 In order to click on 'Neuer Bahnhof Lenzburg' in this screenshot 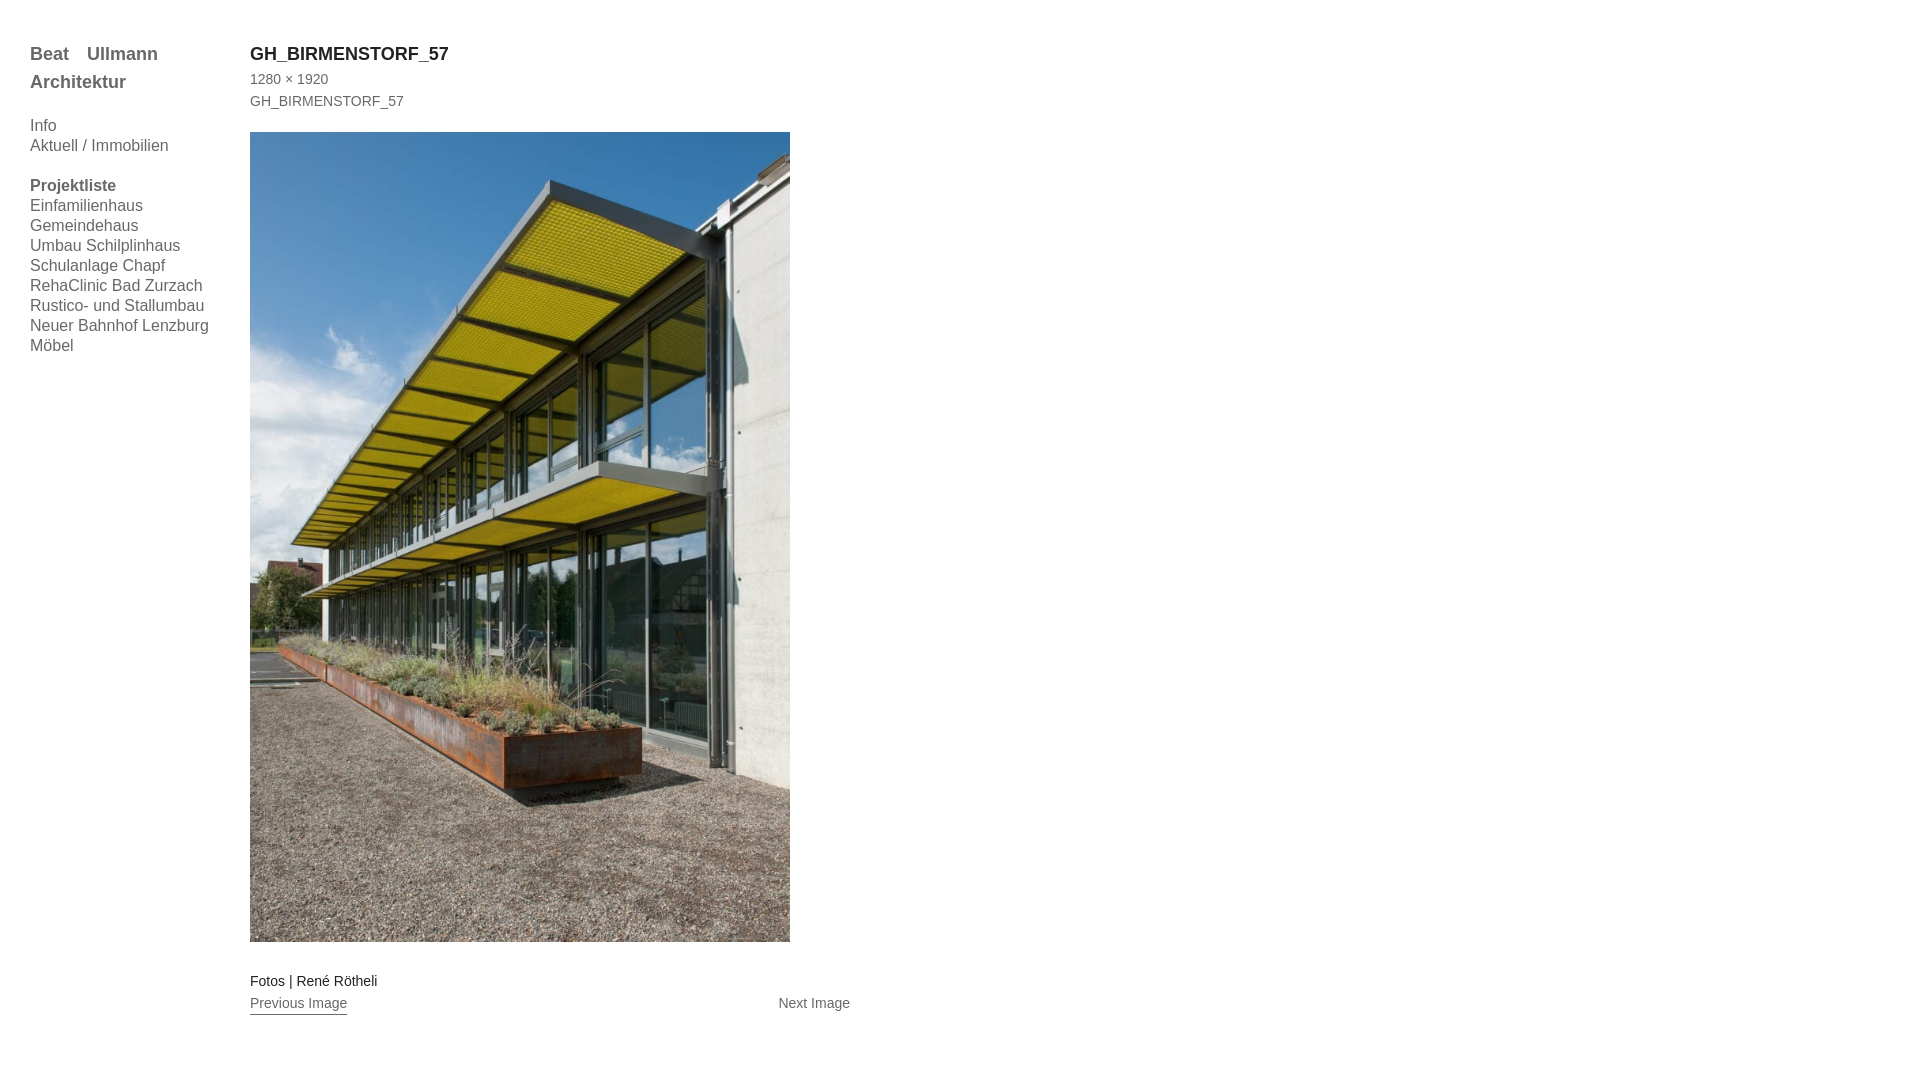, I will do `click(29, 324)`.